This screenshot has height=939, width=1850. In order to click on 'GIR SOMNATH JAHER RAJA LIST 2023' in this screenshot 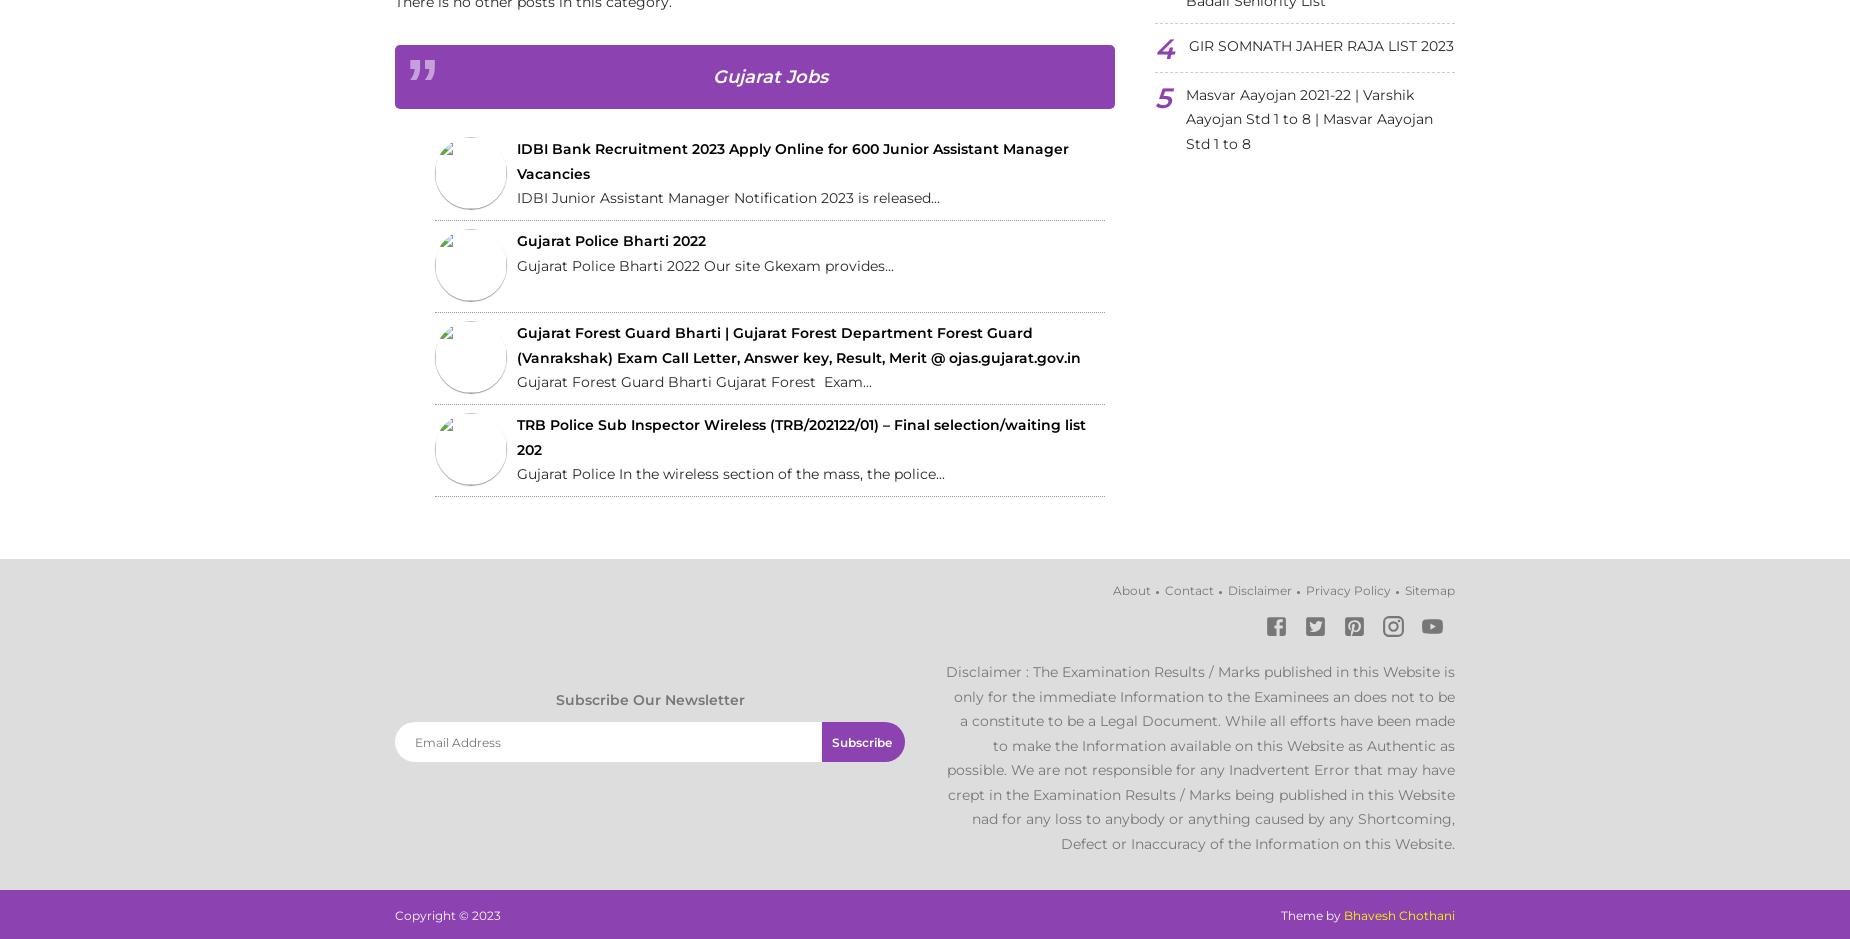, I will do `click(1320, 45)`.